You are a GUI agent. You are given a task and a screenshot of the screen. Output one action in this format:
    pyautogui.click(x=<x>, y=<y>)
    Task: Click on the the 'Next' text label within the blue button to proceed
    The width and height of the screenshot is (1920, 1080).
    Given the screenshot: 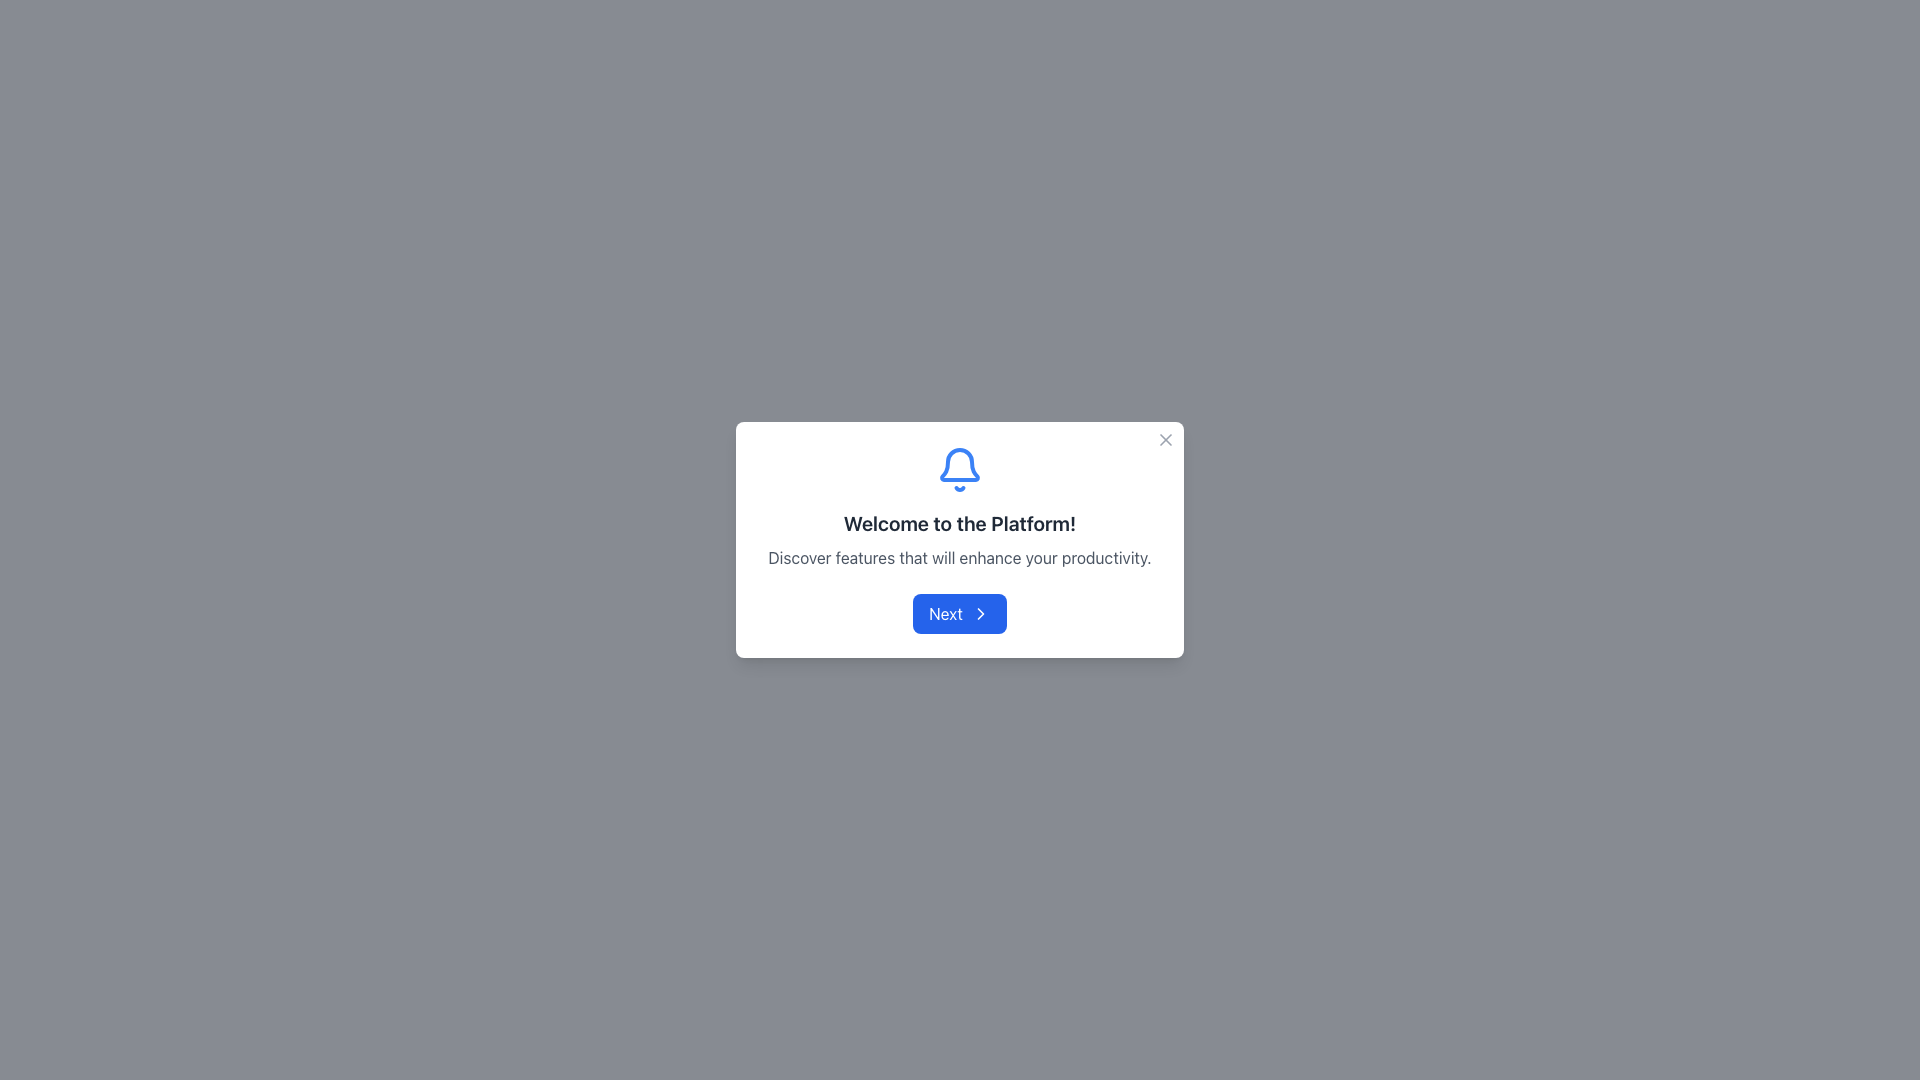 What is the action you would take?
    pyautogui.click(x=944, y=612)
    